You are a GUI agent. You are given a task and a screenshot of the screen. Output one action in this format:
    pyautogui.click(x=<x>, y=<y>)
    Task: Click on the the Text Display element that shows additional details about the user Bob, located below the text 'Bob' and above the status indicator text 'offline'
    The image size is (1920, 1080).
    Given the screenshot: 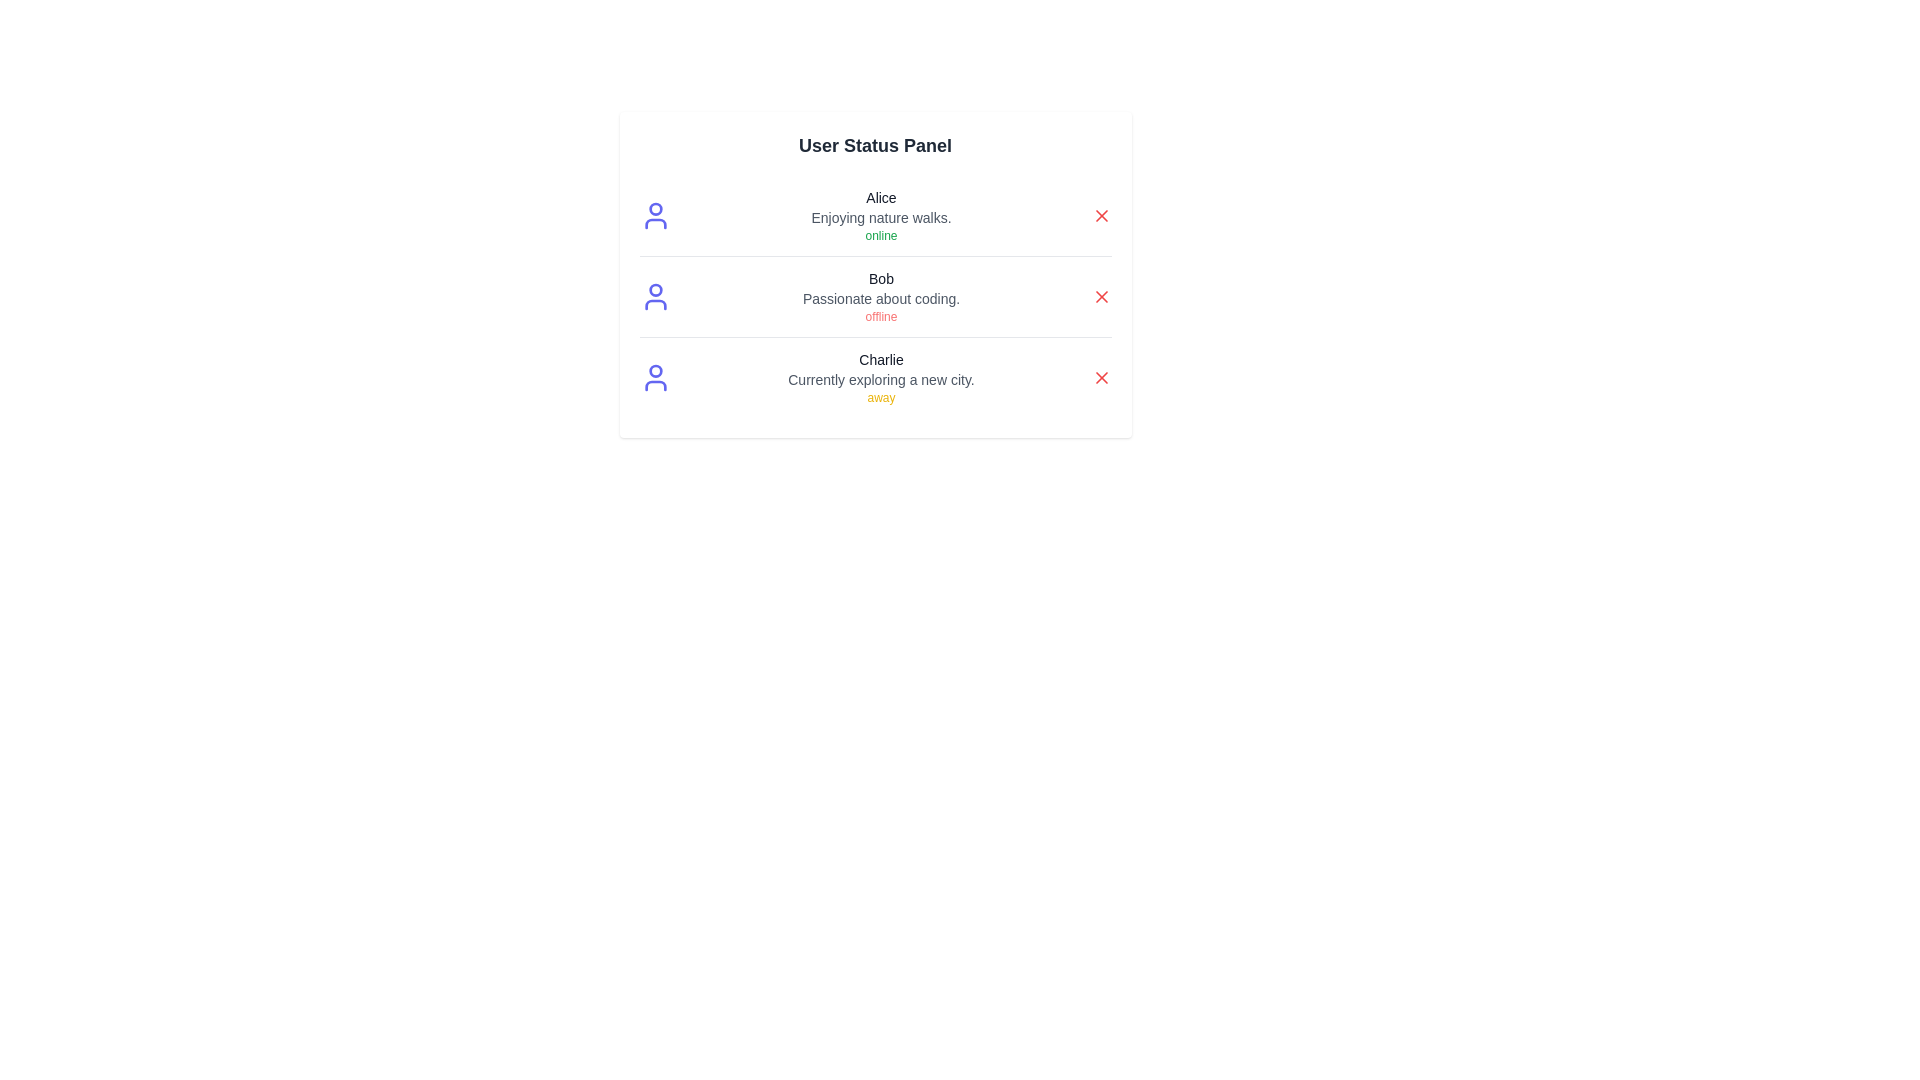 What is the action you would take?
    pyautogui.click(x=880, y=299)
    